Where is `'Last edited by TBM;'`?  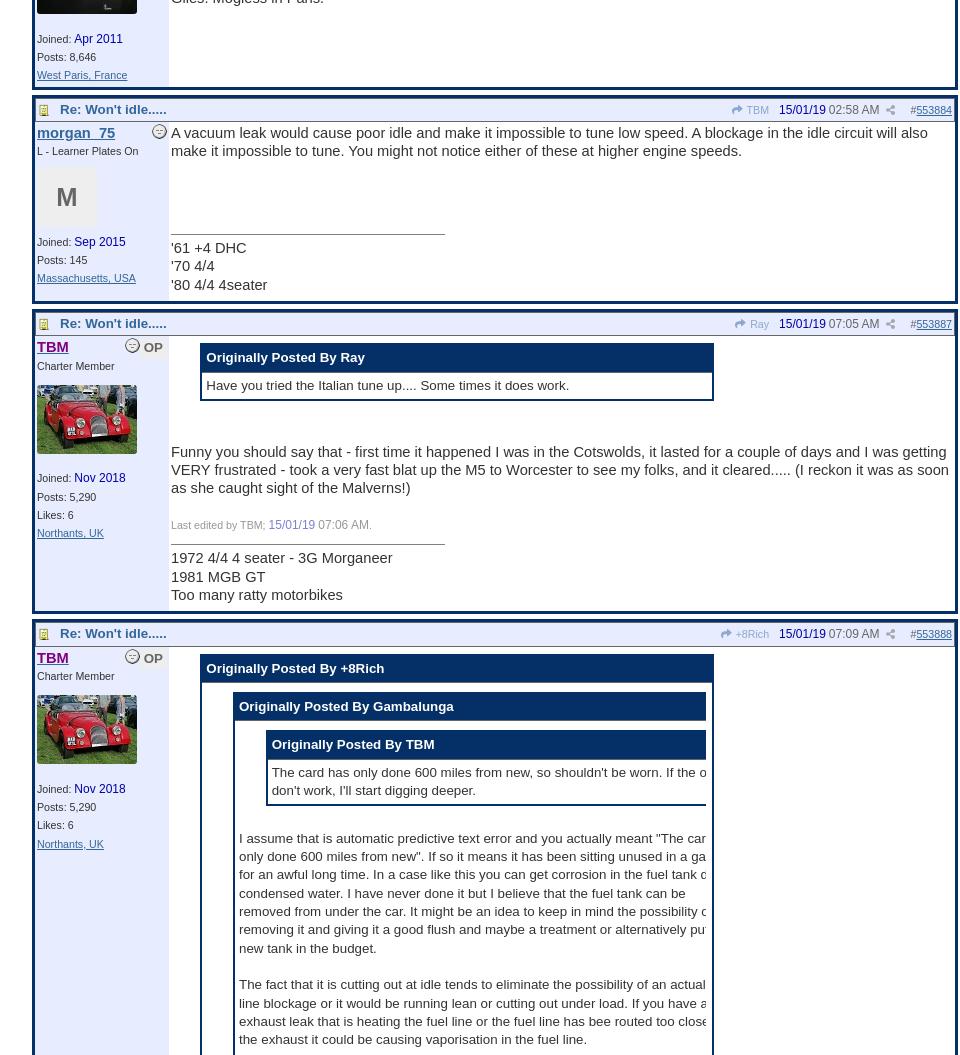
'Last edited by TBM;' is located at coordinates (219, 524).